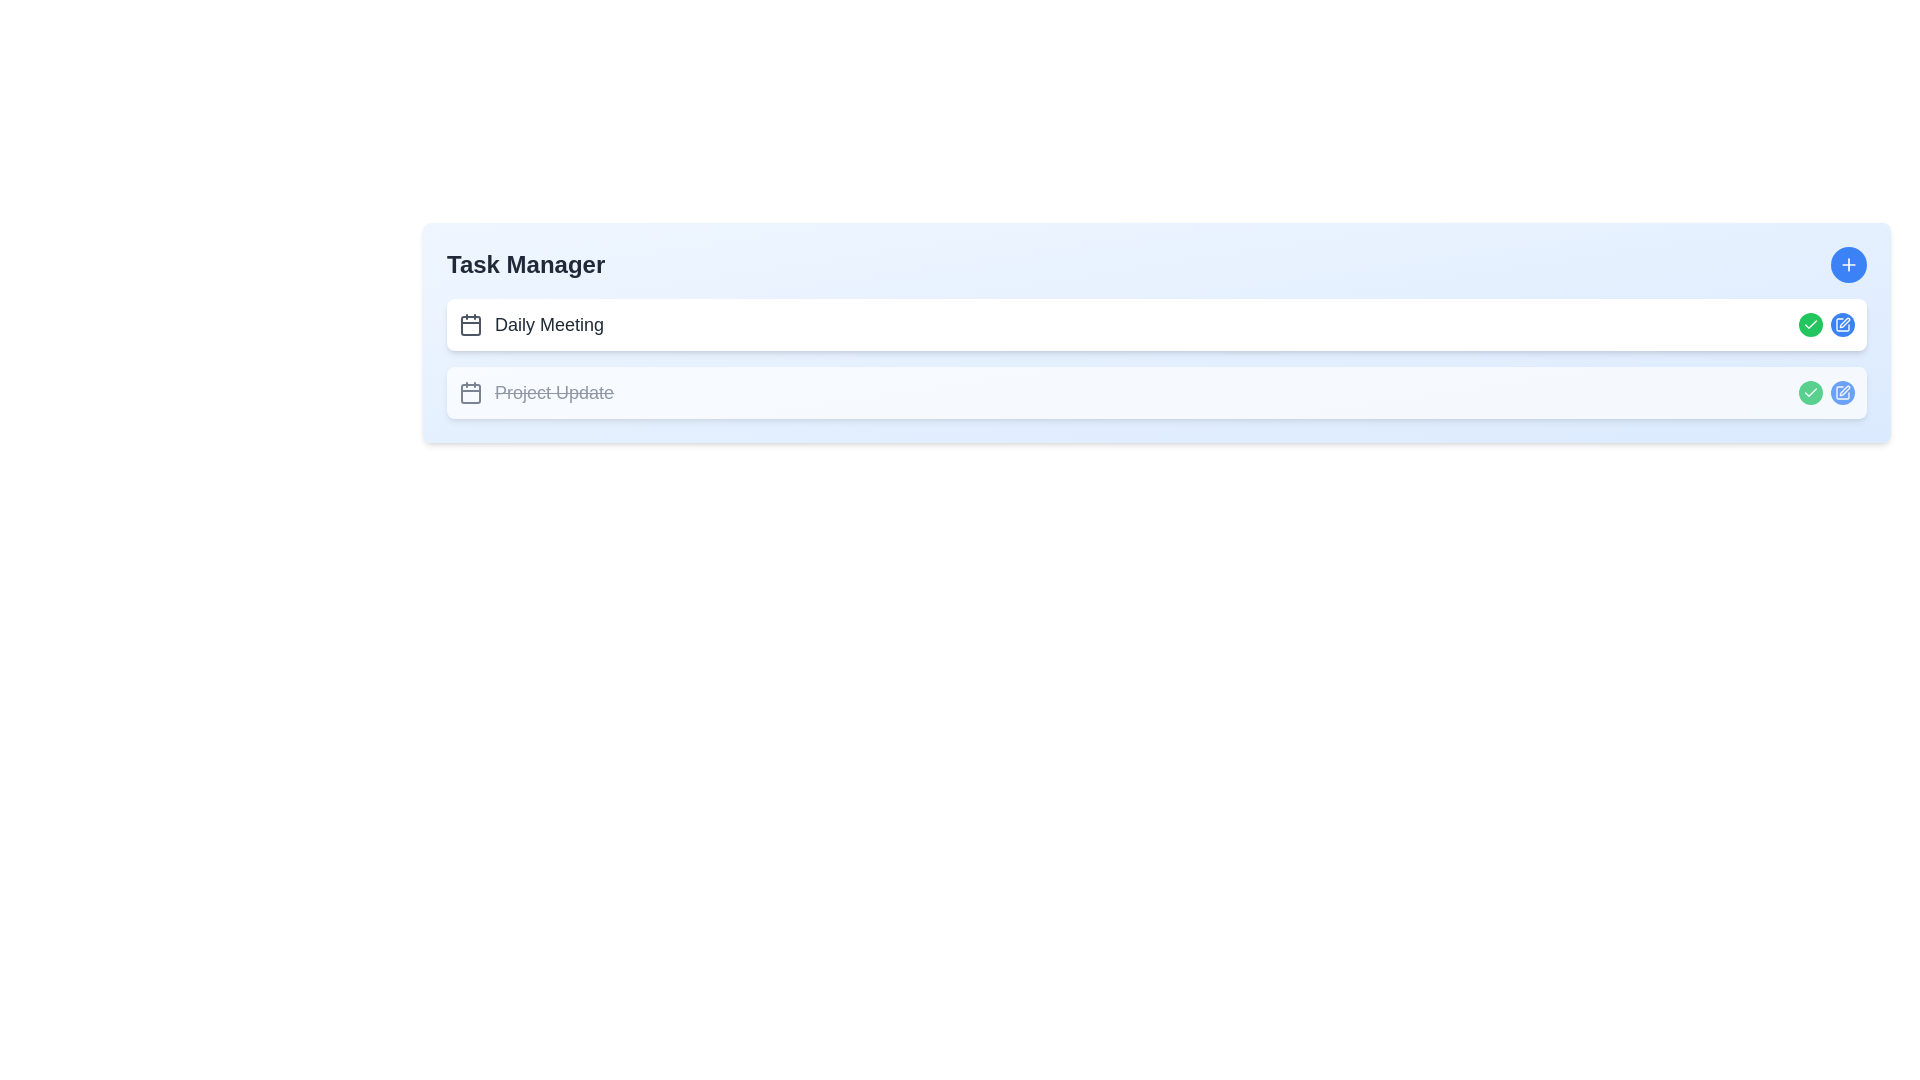 The width and height of the screenshot is (1920, 1080). What do you see at coordinates (469, 393) in the screenshot?
I see `the highlighted date or event represented by the SVG rectangle element located in the lower central position of the calendar icon` at bounding box center [469, 393].